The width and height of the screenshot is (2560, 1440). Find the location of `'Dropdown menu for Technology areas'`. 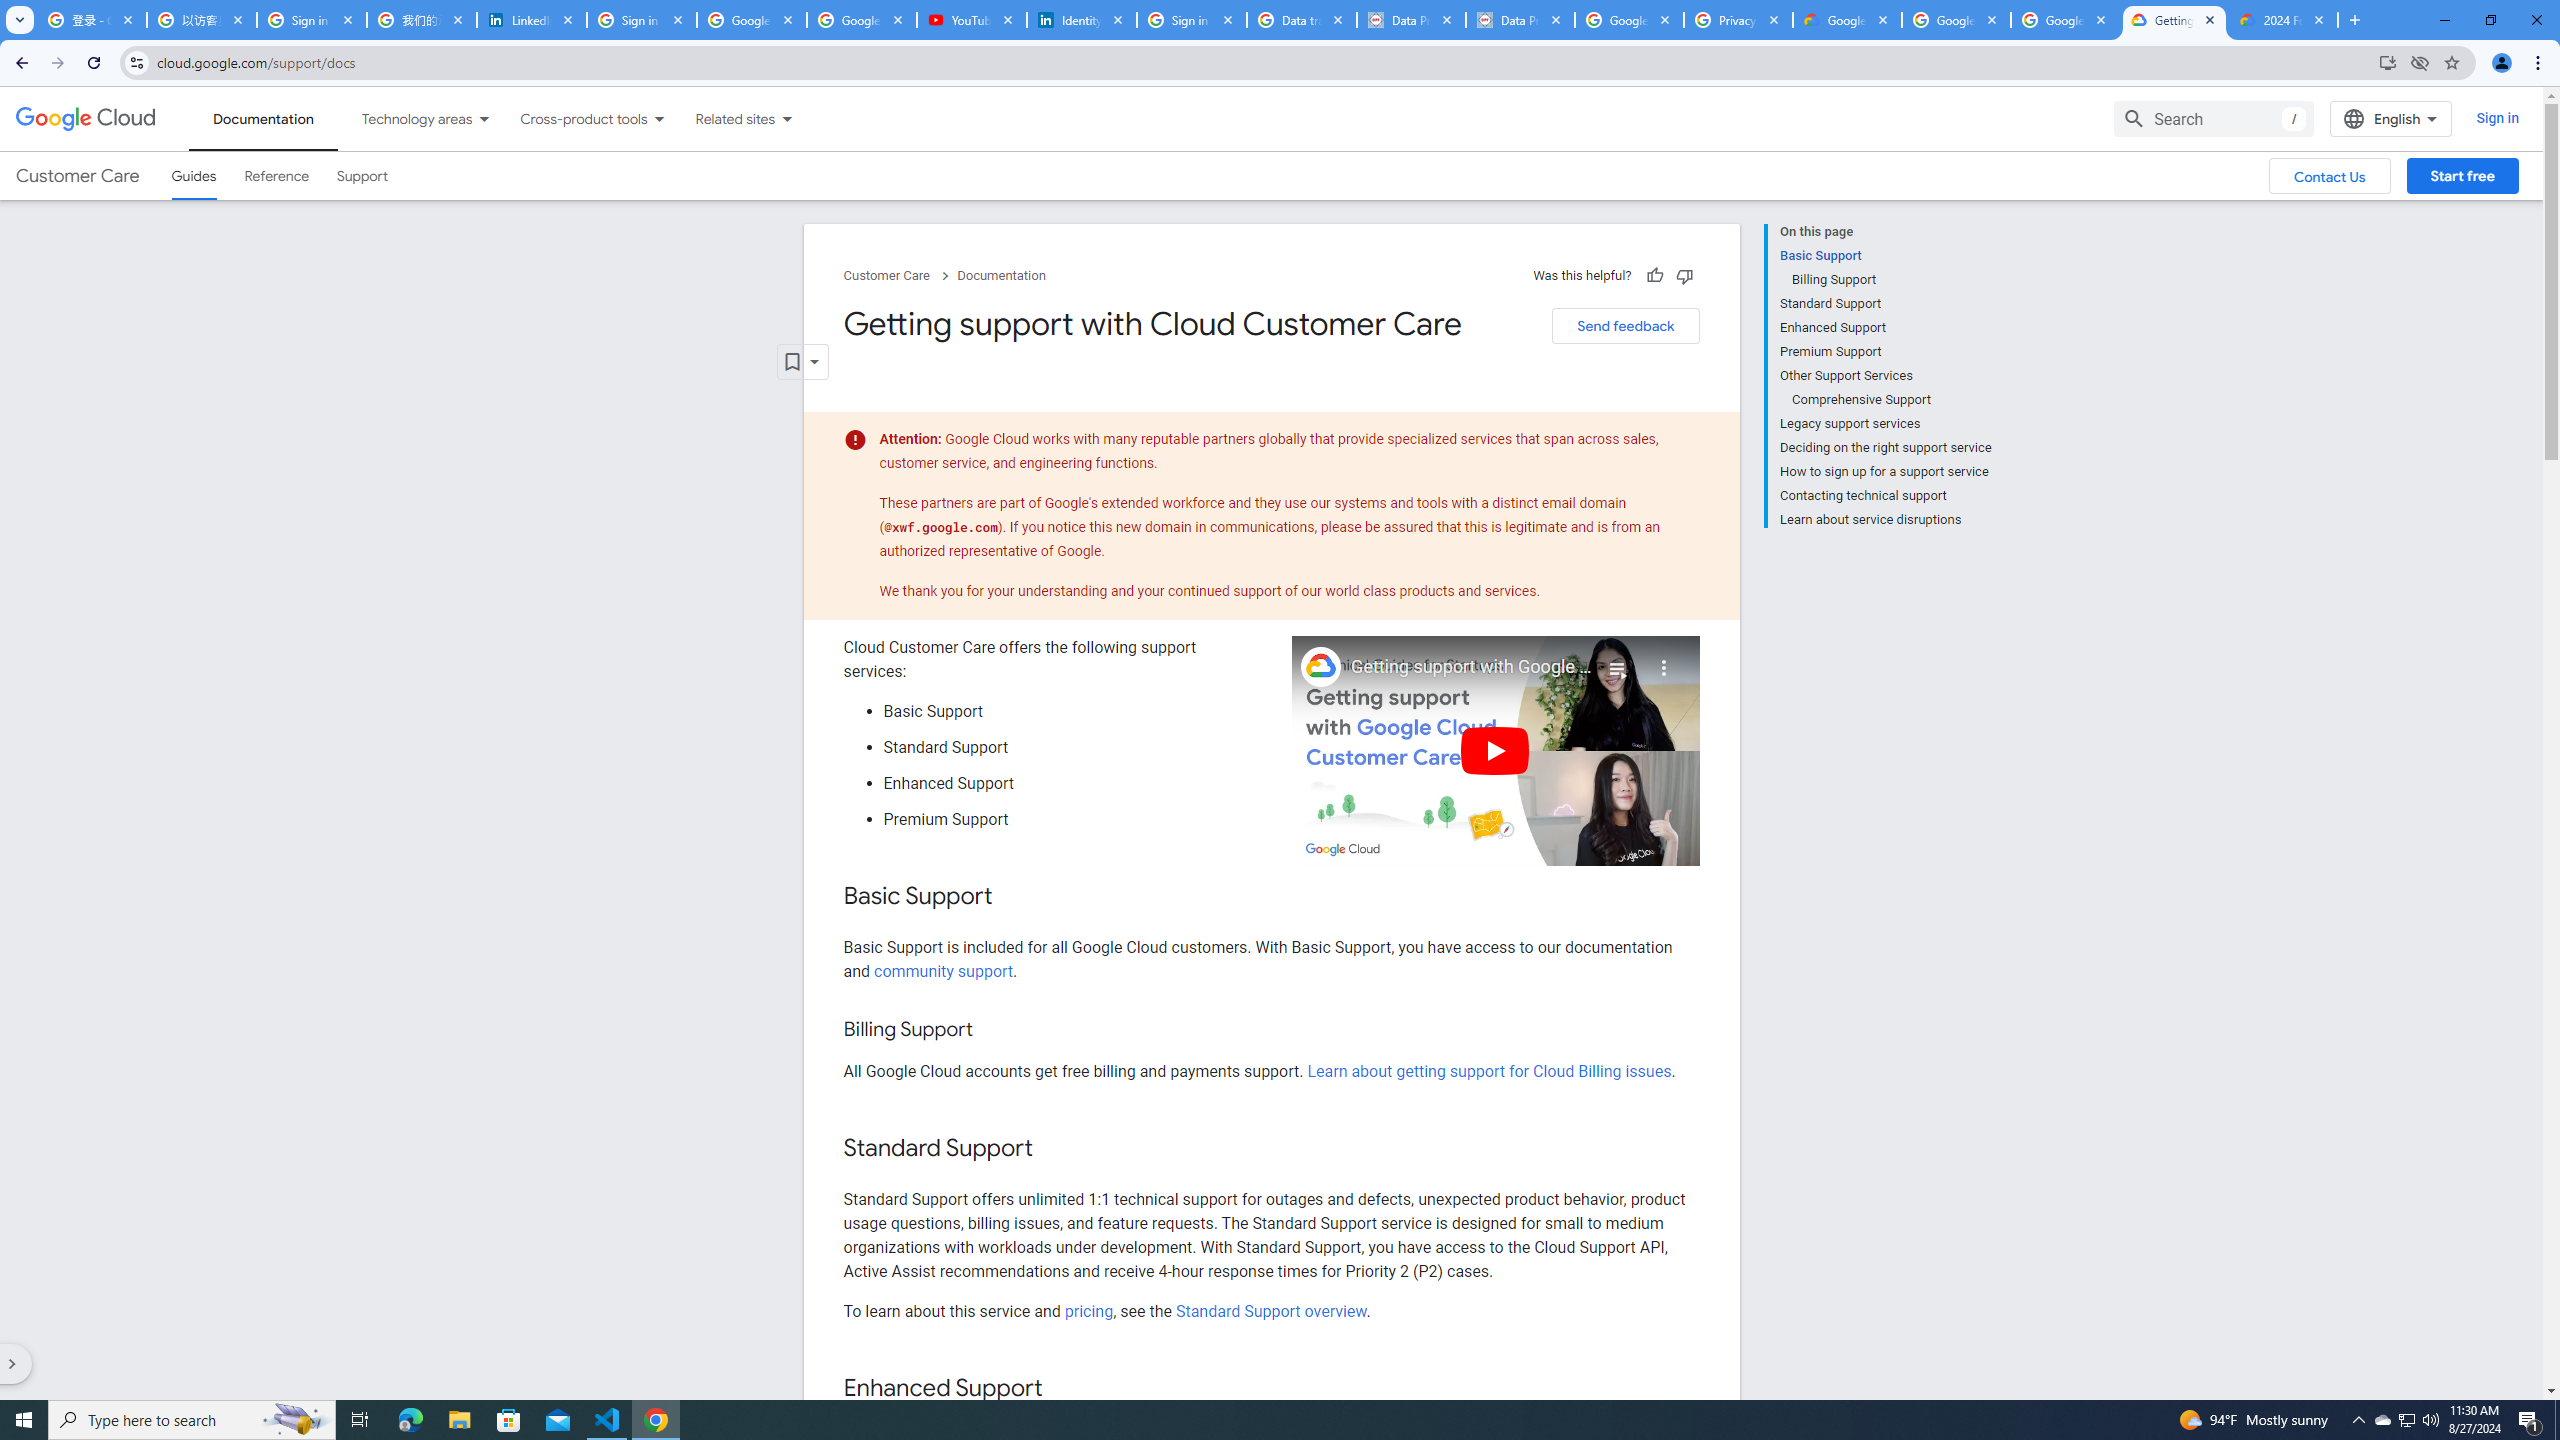

'Dropdown menu for Technology areas' is located at coordinates (482, 118).